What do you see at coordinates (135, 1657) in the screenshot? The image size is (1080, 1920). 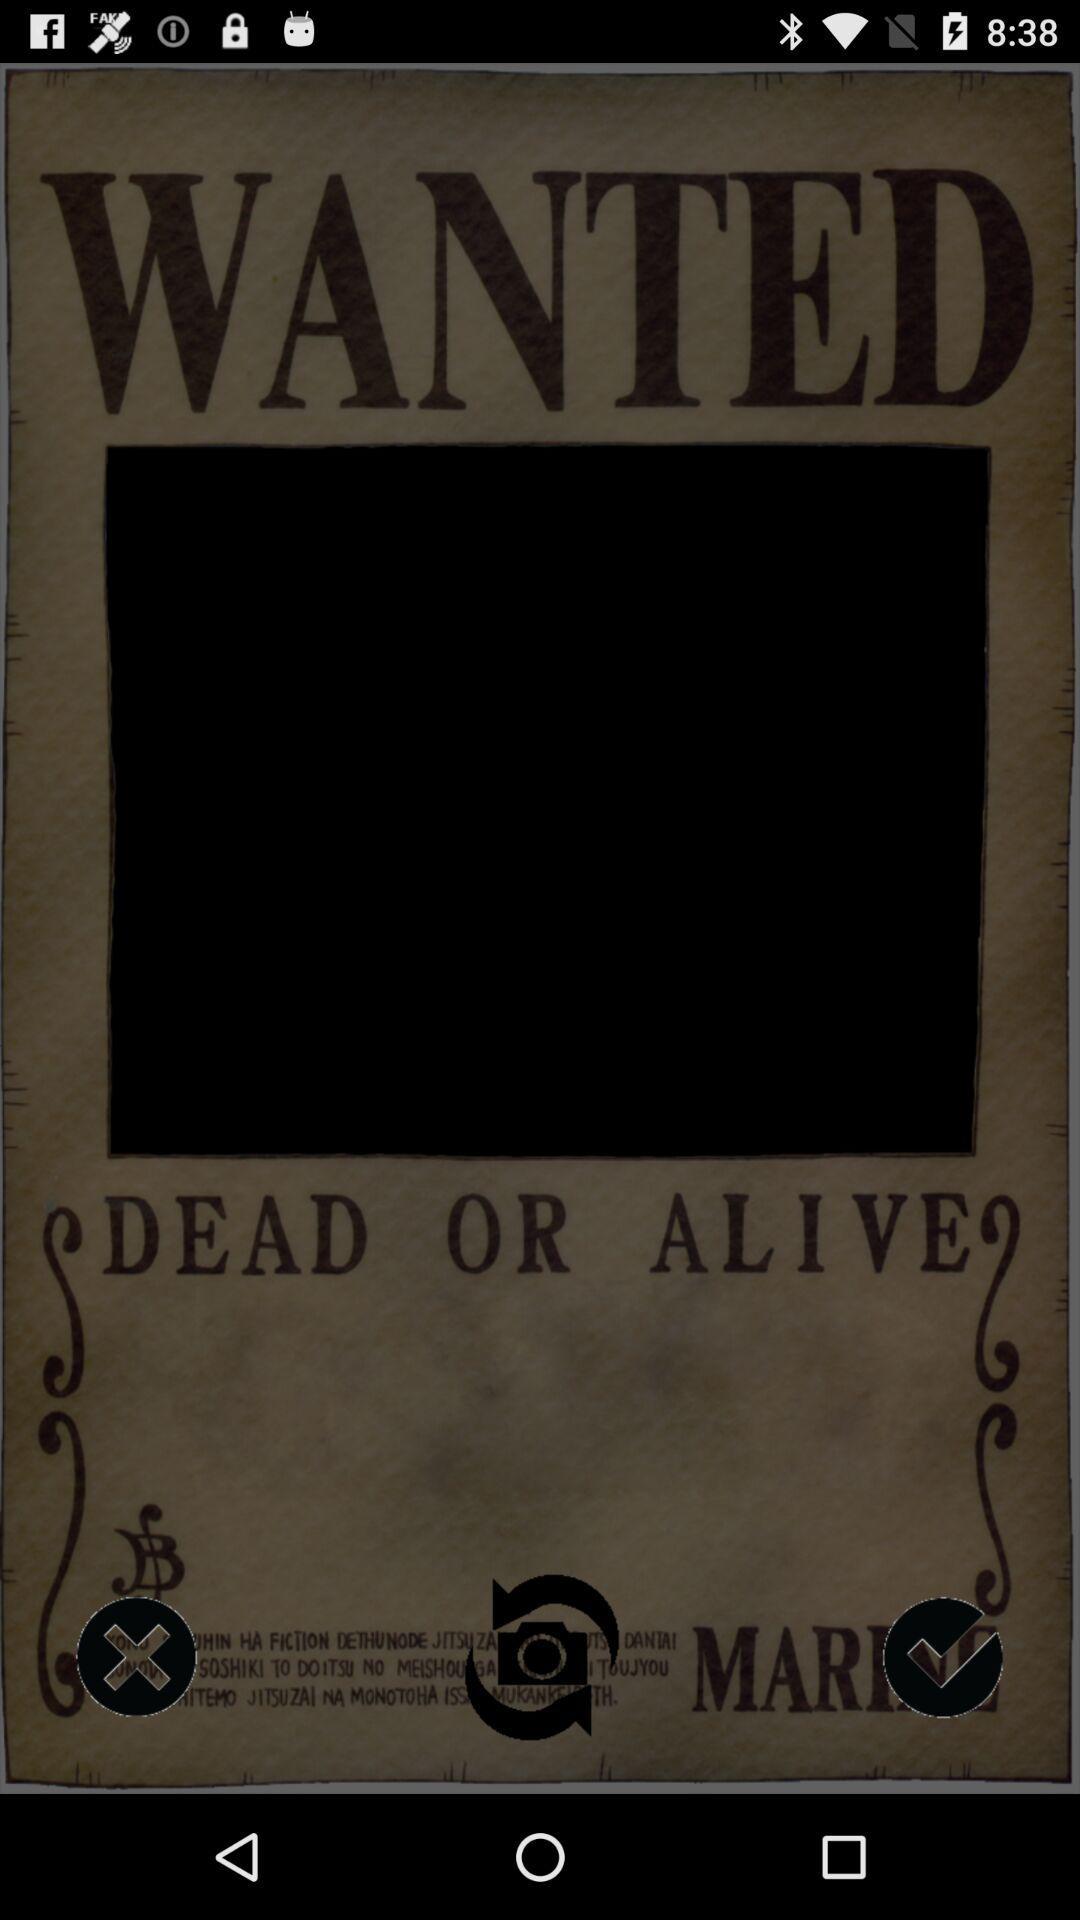 I see `item at the bottom left corner` at bounding box center [135, 1657].